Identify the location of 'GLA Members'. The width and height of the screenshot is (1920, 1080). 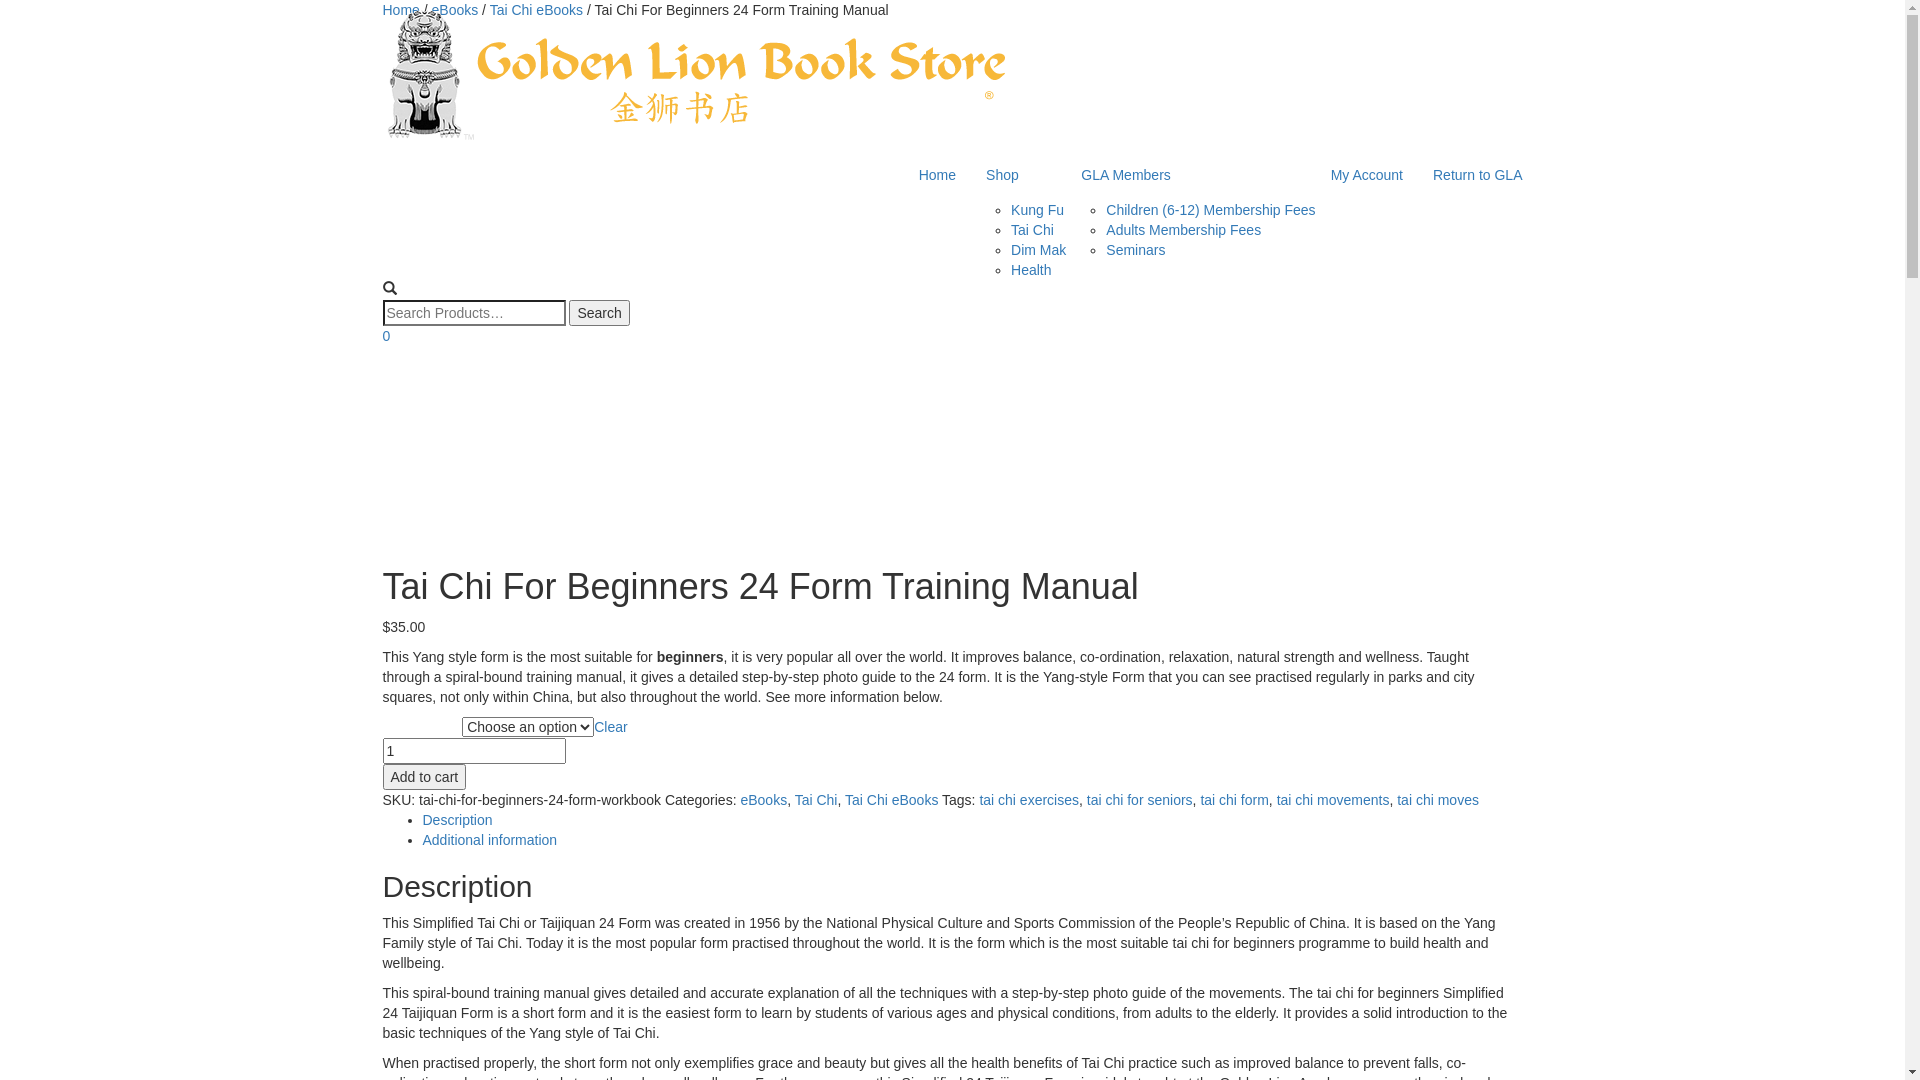
(1190, 173).